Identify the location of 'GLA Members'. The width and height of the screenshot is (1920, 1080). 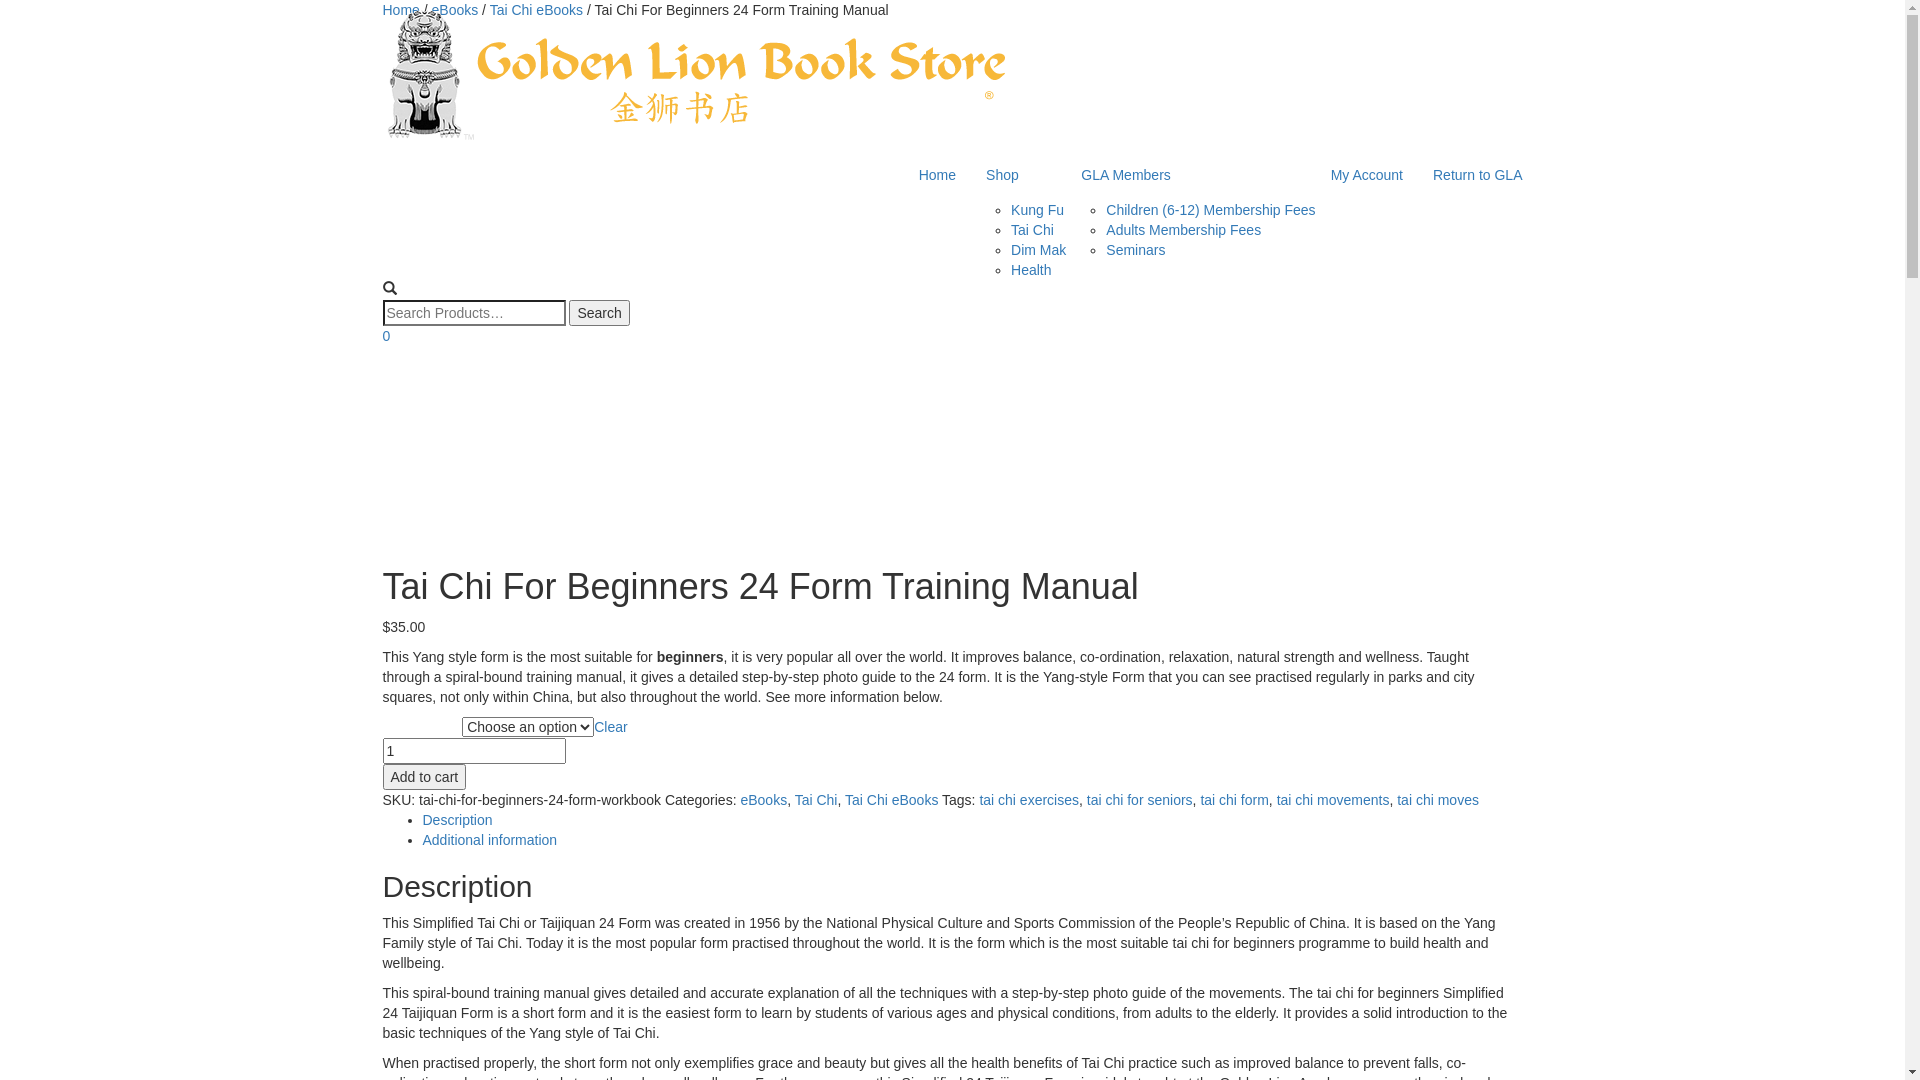
(1190, 173).